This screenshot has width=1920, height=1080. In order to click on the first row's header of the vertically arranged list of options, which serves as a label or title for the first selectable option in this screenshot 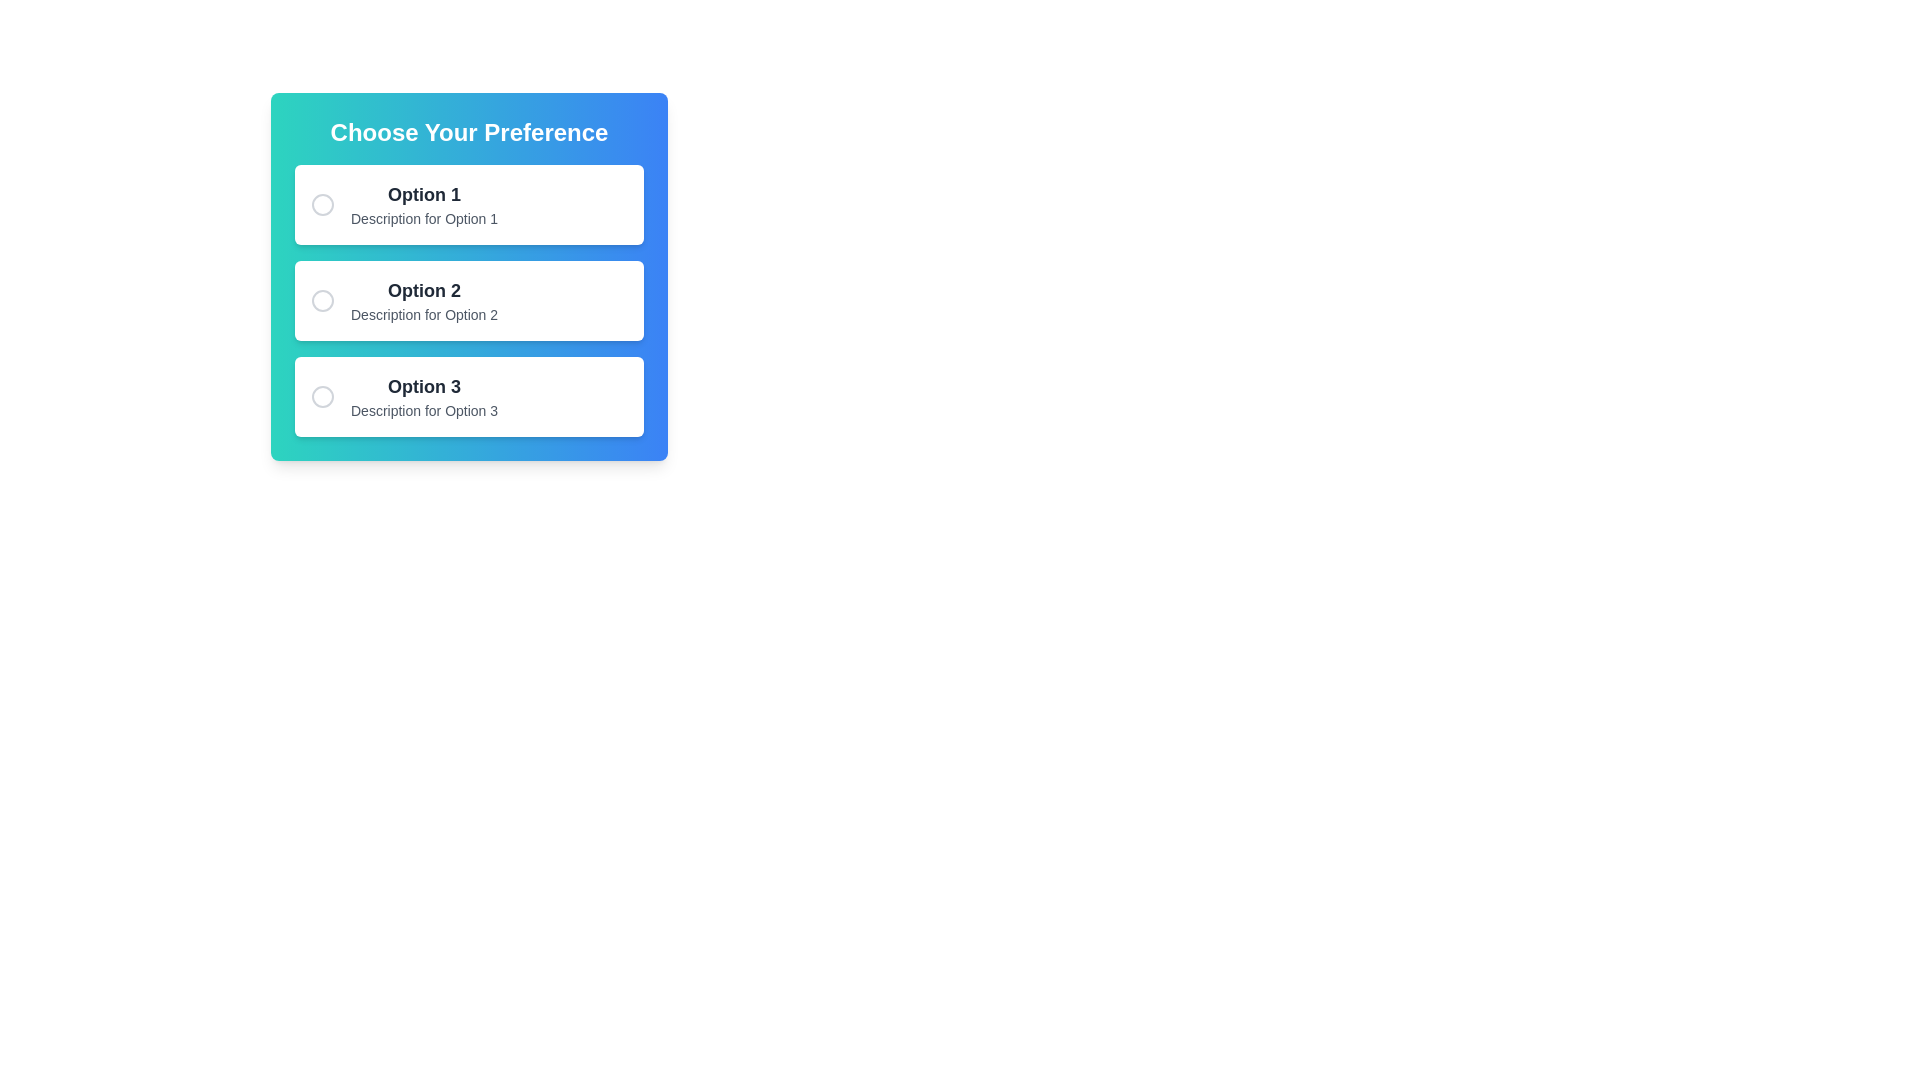, I will do `click(423, 195)`.